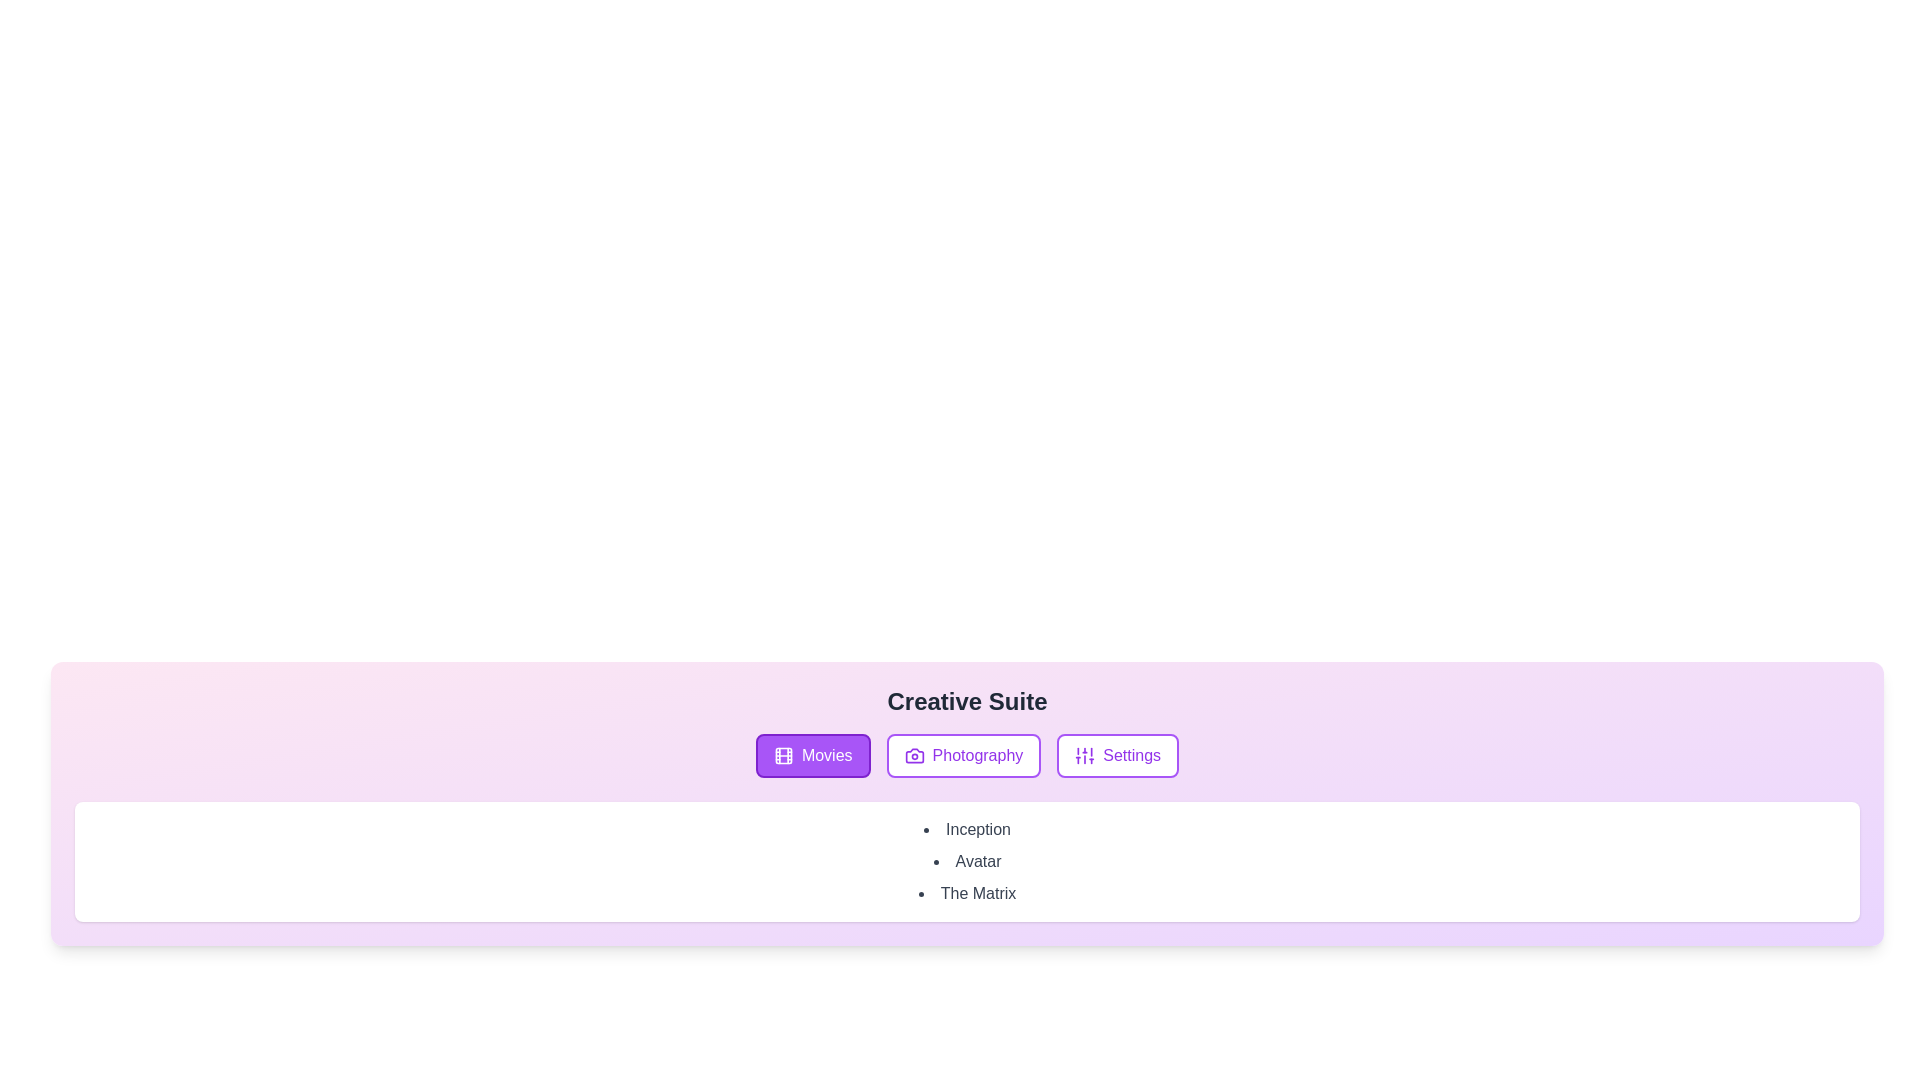 The image size is (1920, 1080). I want to click on the rectangular button labeled 'Settings' with a white background and purple border, so click(1117, 756).